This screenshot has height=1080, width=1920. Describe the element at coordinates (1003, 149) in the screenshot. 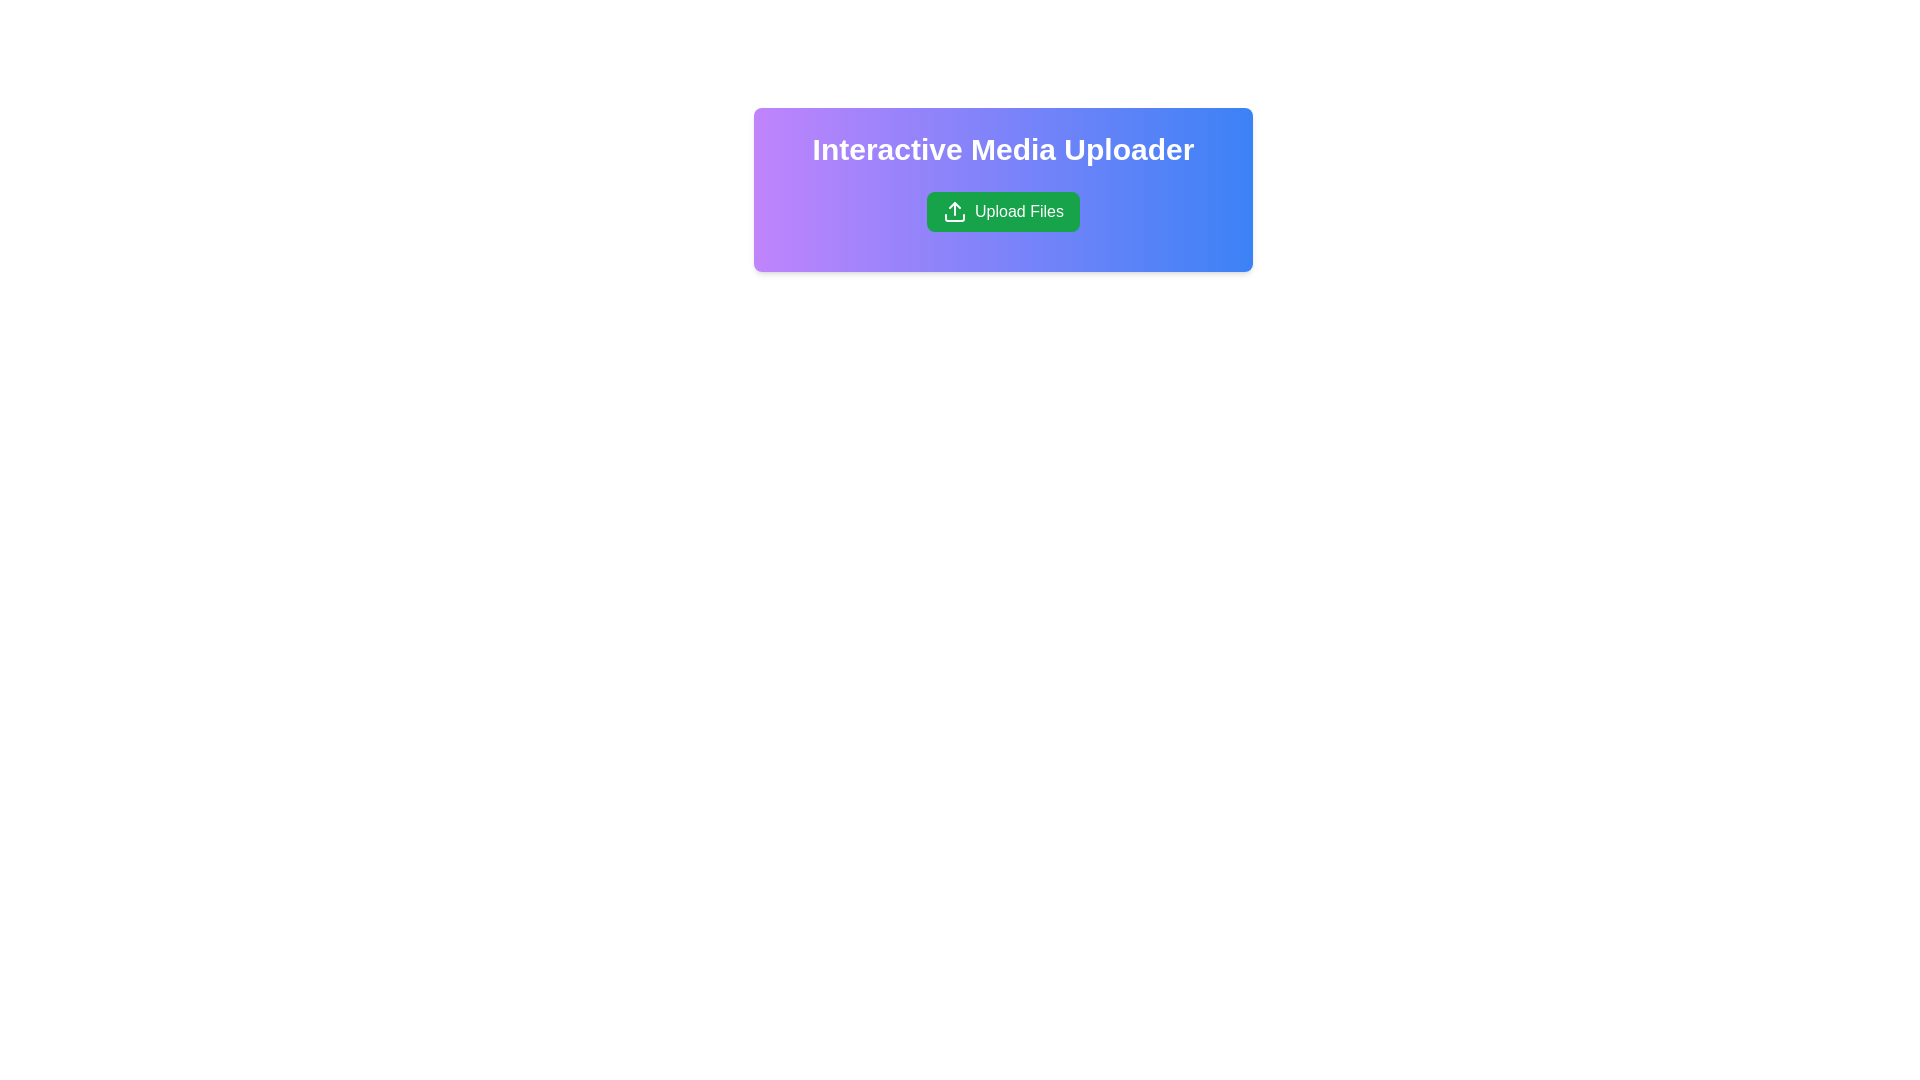

I see `the heading element displaying 'Interactive Media Uploader', which is styled with white text on a gradient background and is centered at the top of the card` at that location.